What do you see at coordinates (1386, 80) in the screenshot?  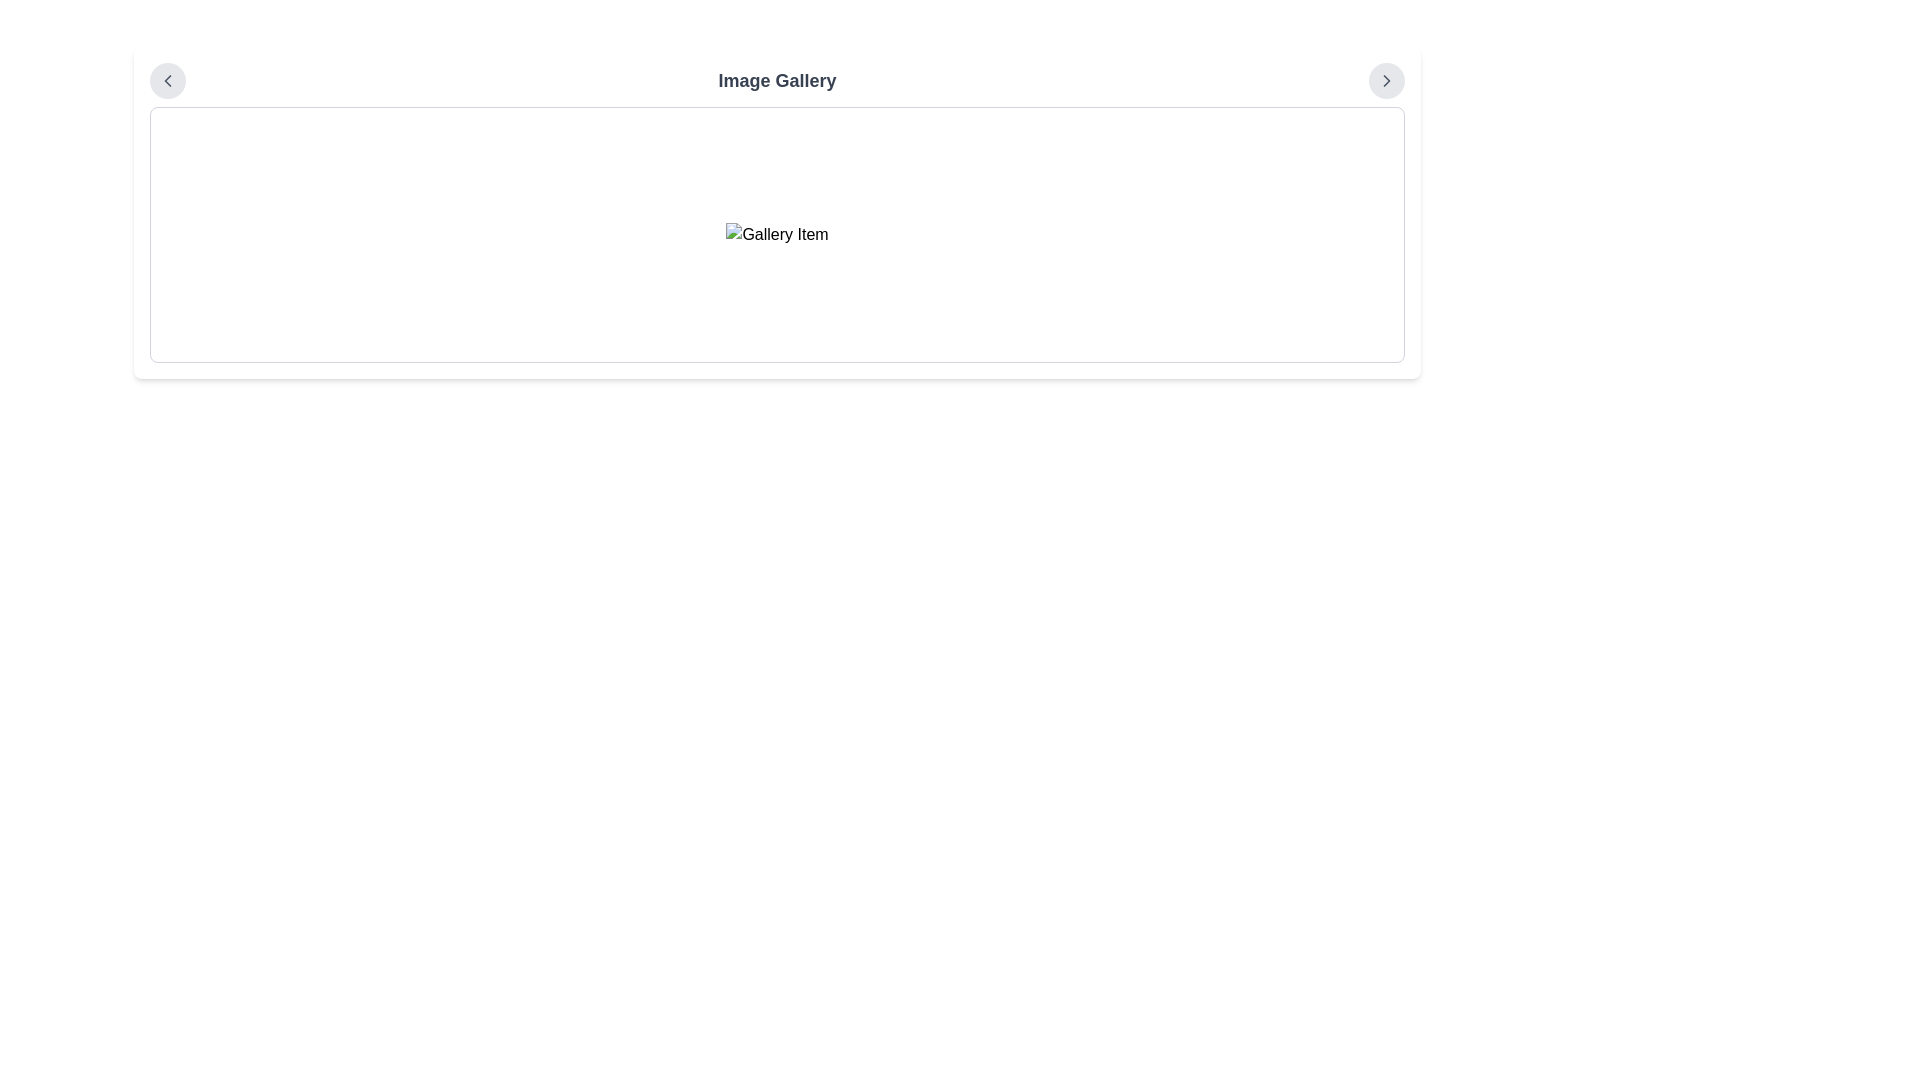 I see `the right-pointing chevron icon, which is a minimalist design made of three lines forming an arrow shape, located in the upper-right corner of the interface` at bounding box center [1386, 80].